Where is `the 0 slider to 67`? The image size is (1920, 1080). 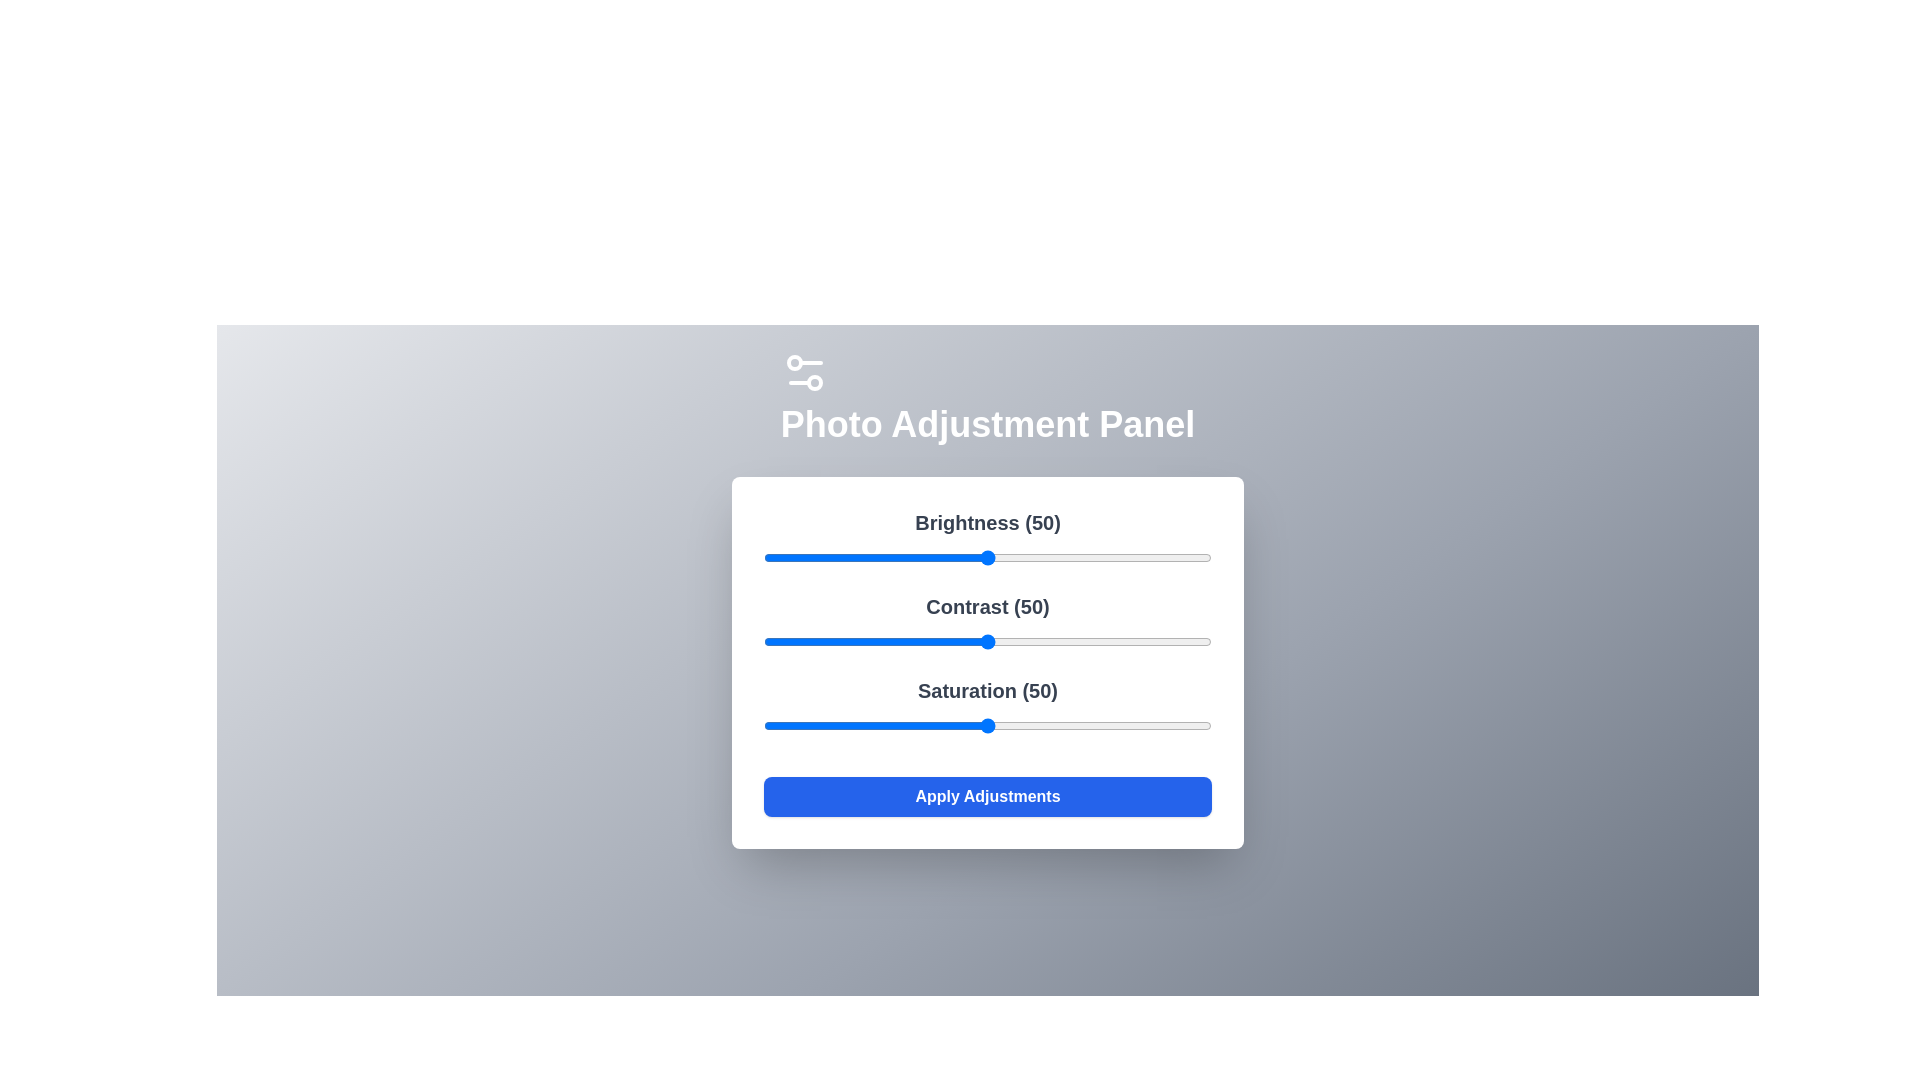
the 0 slider to 67 is located at coordinates (1063, 558).